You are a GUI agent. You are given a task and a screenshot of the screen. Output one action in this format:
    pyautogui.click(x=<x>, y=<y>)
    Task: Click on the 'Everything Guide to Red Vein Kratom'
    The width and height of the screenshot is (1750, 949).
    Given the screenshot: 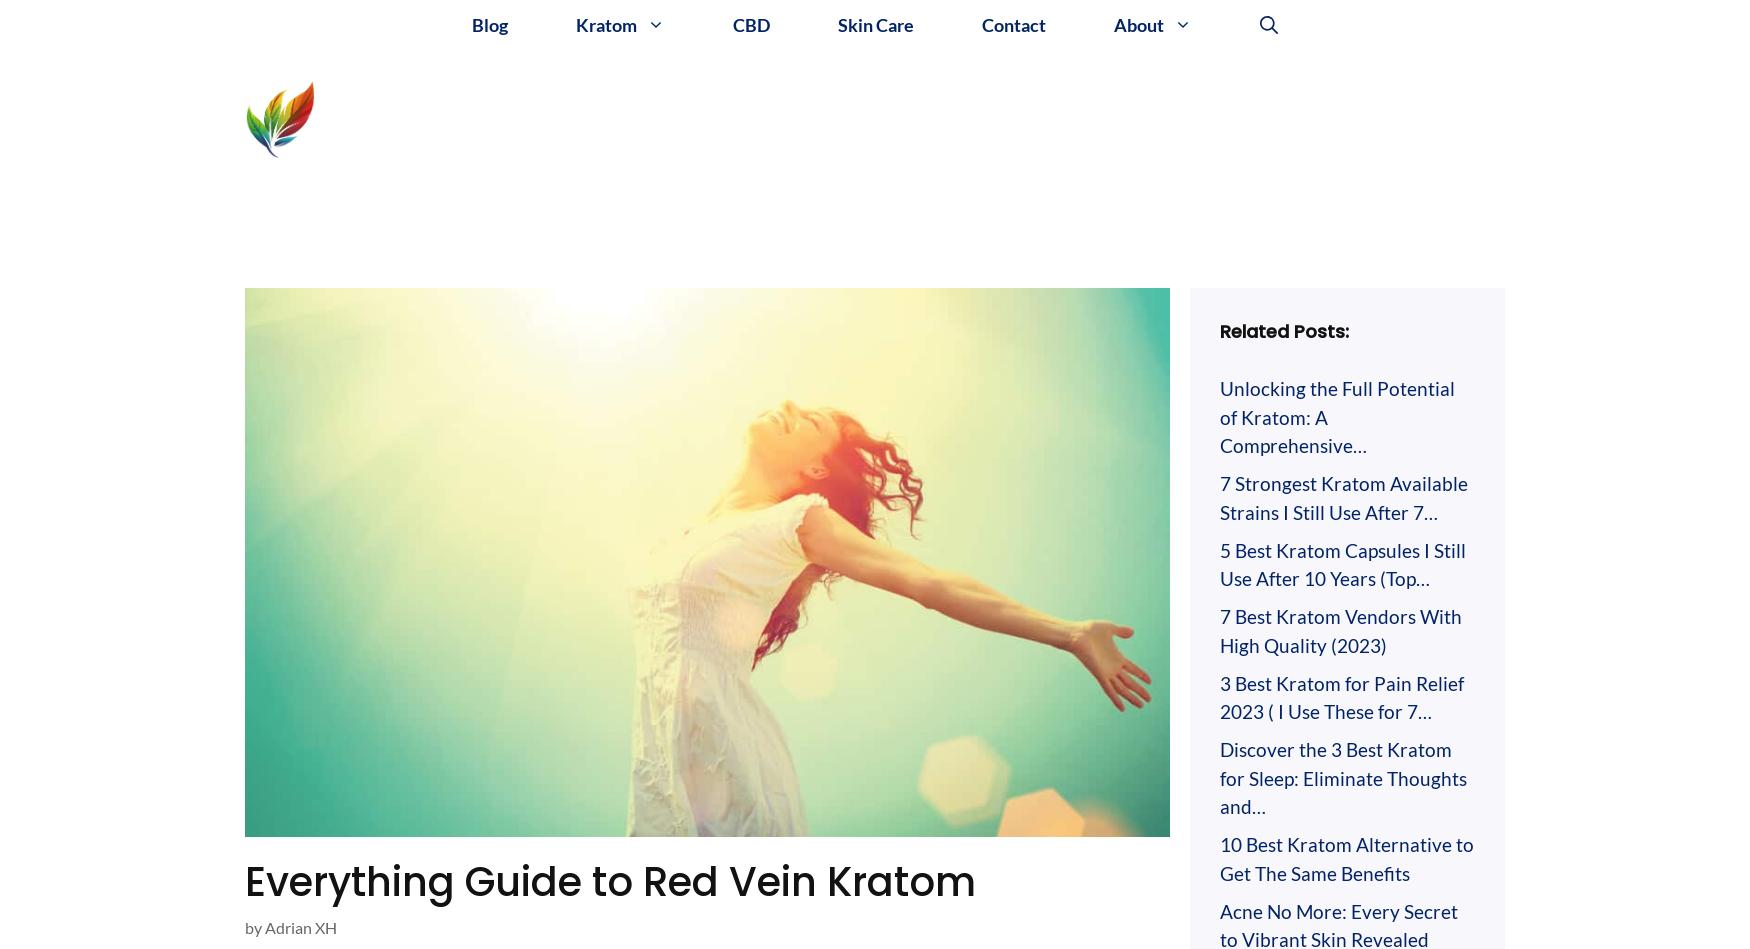 What is the action you would take?
    pyautogui.click(x=610, y=879)
    